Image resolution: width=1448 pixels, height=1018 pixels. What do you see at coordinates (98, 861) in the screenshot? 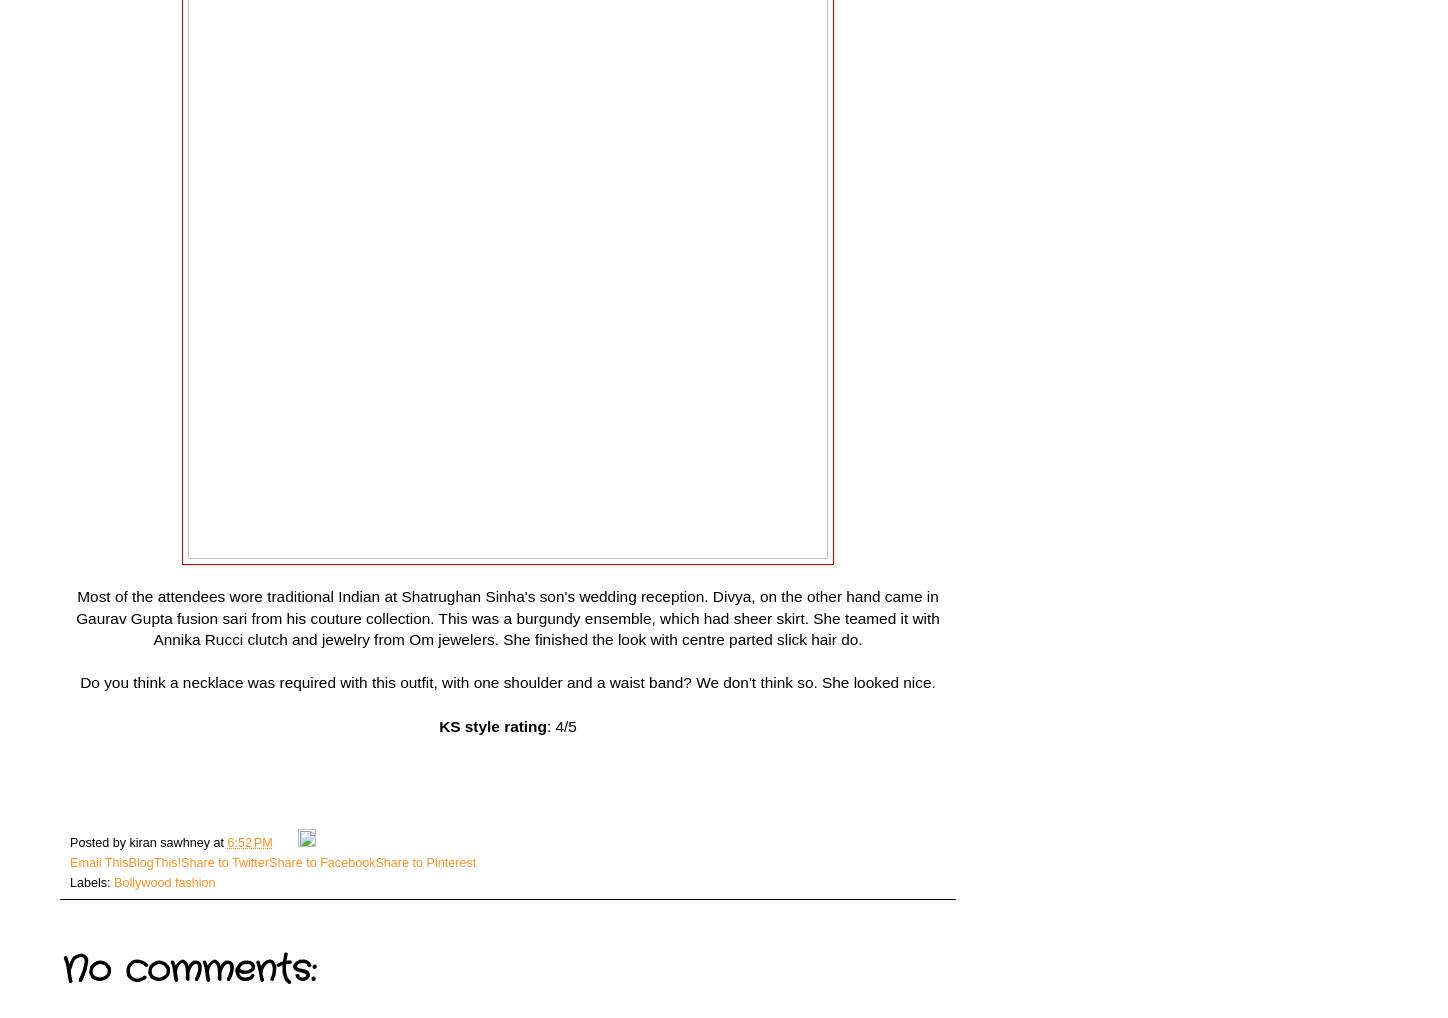
I see `'Email This'` at bounding box center [98, 861].